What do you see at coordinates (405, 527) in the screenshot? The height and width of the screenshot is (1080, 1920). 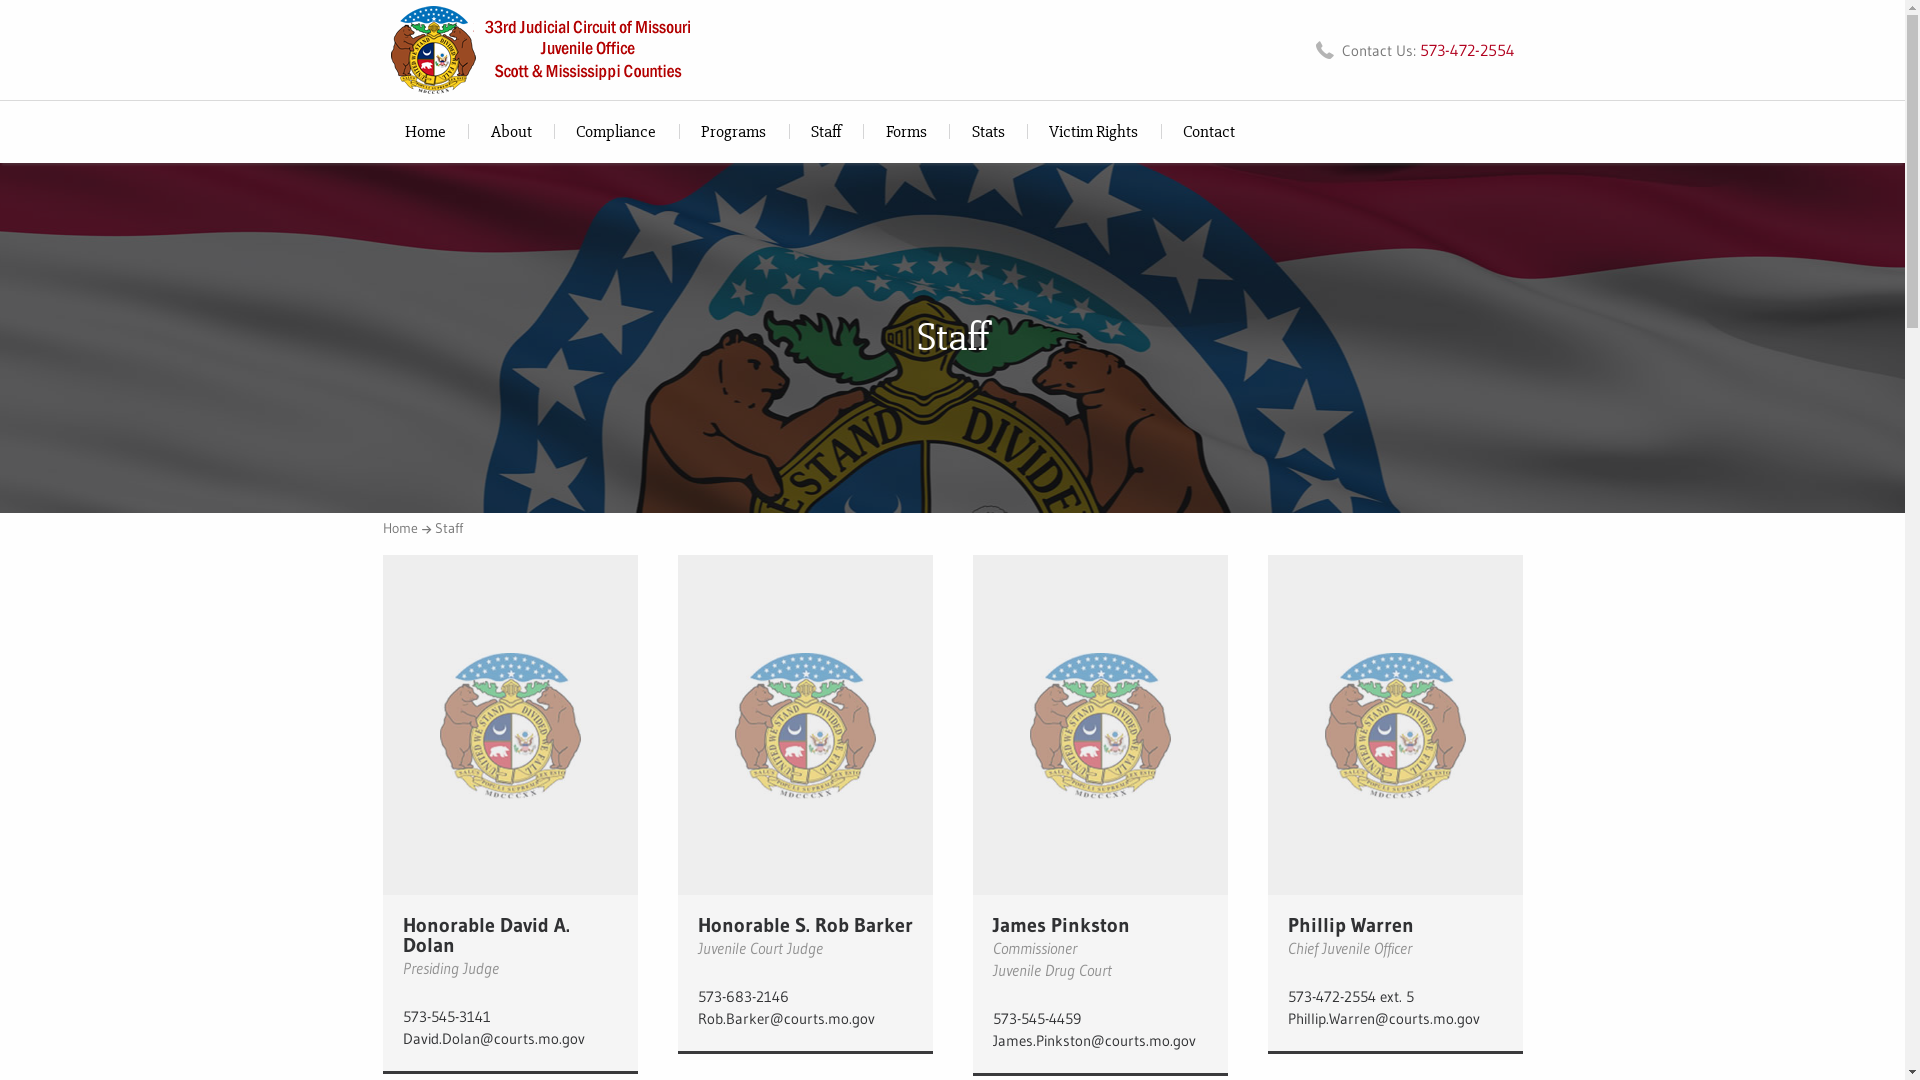 I see `'Home'` at bounding box center [405, 527].